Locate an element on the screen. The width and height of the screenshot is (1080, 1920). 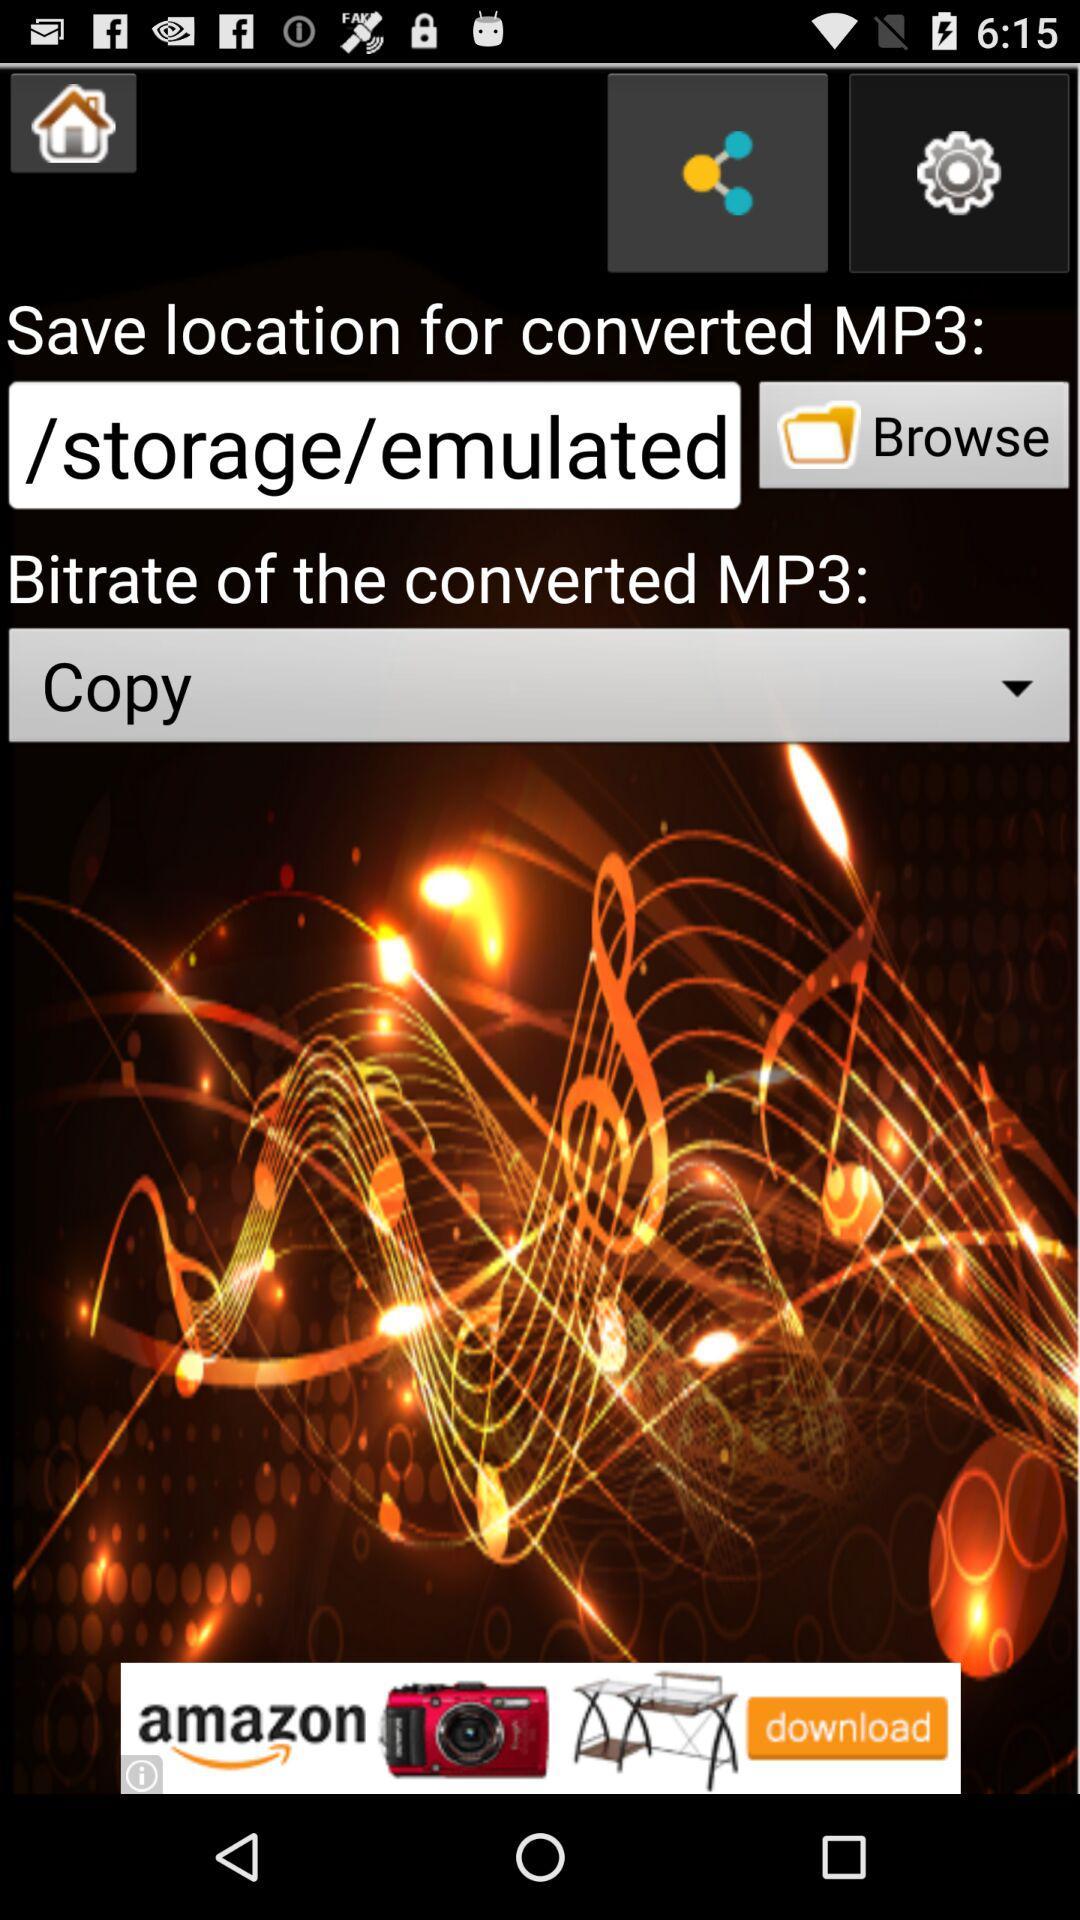
shows the home option is located at coordinates (72, 122).